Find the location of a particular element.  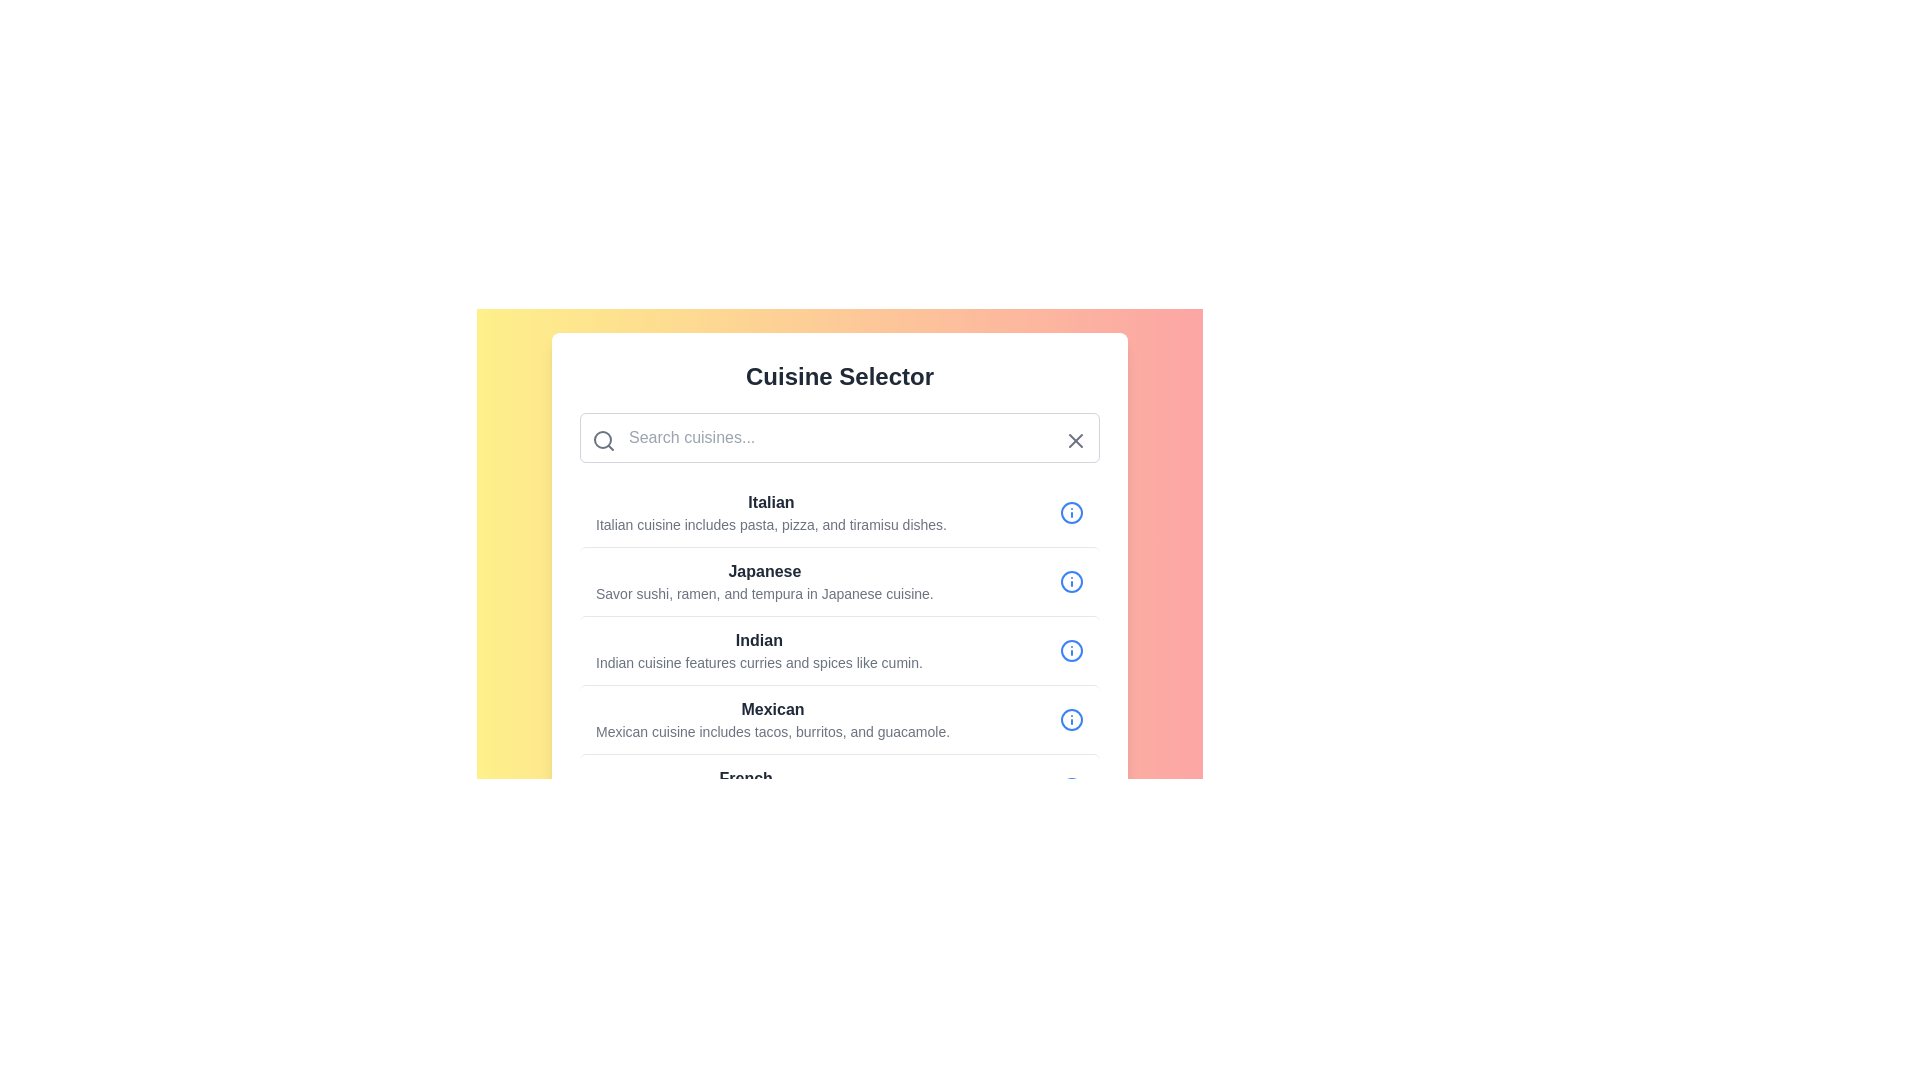

the 'French' text label is located at coordinates (745, 778).